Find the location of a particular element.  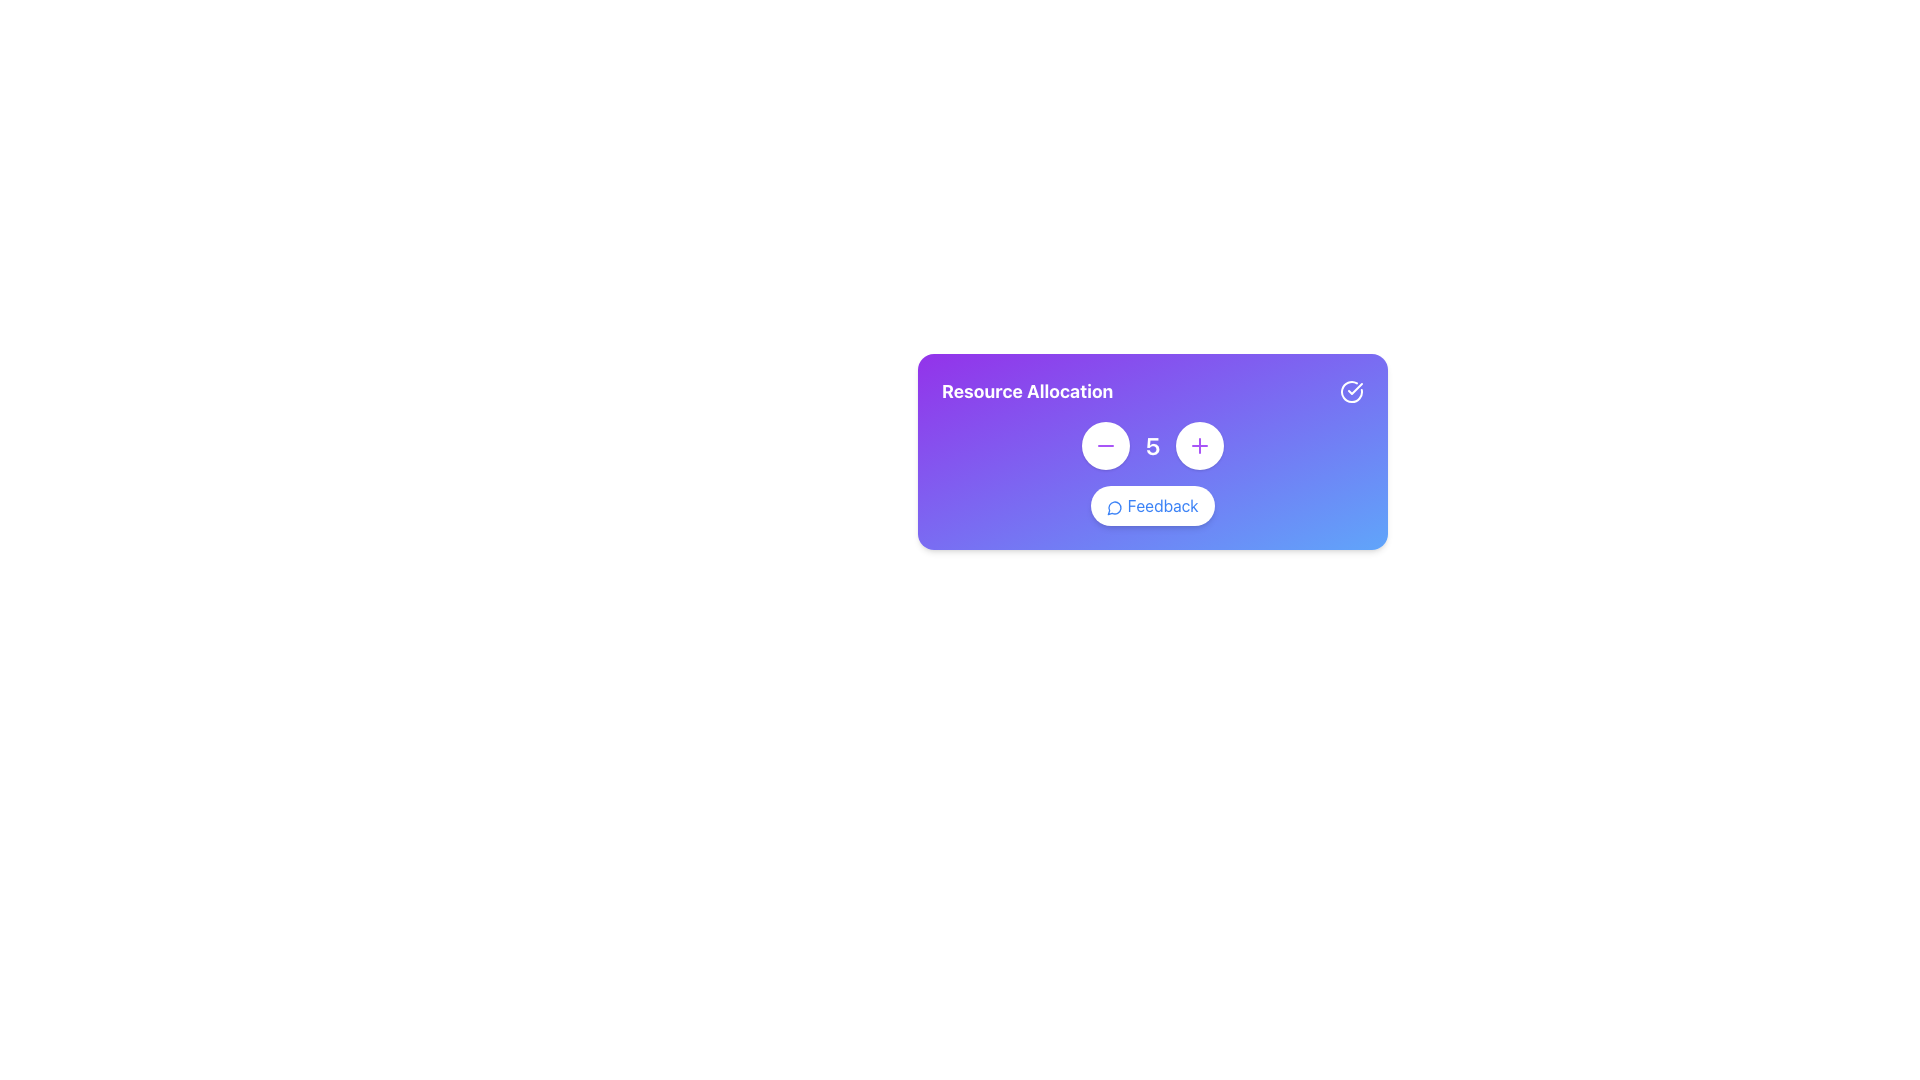

the plus icon button located in the right segment of the toolbar to increment the associated numerical value is located at coordinates (1200, 445).